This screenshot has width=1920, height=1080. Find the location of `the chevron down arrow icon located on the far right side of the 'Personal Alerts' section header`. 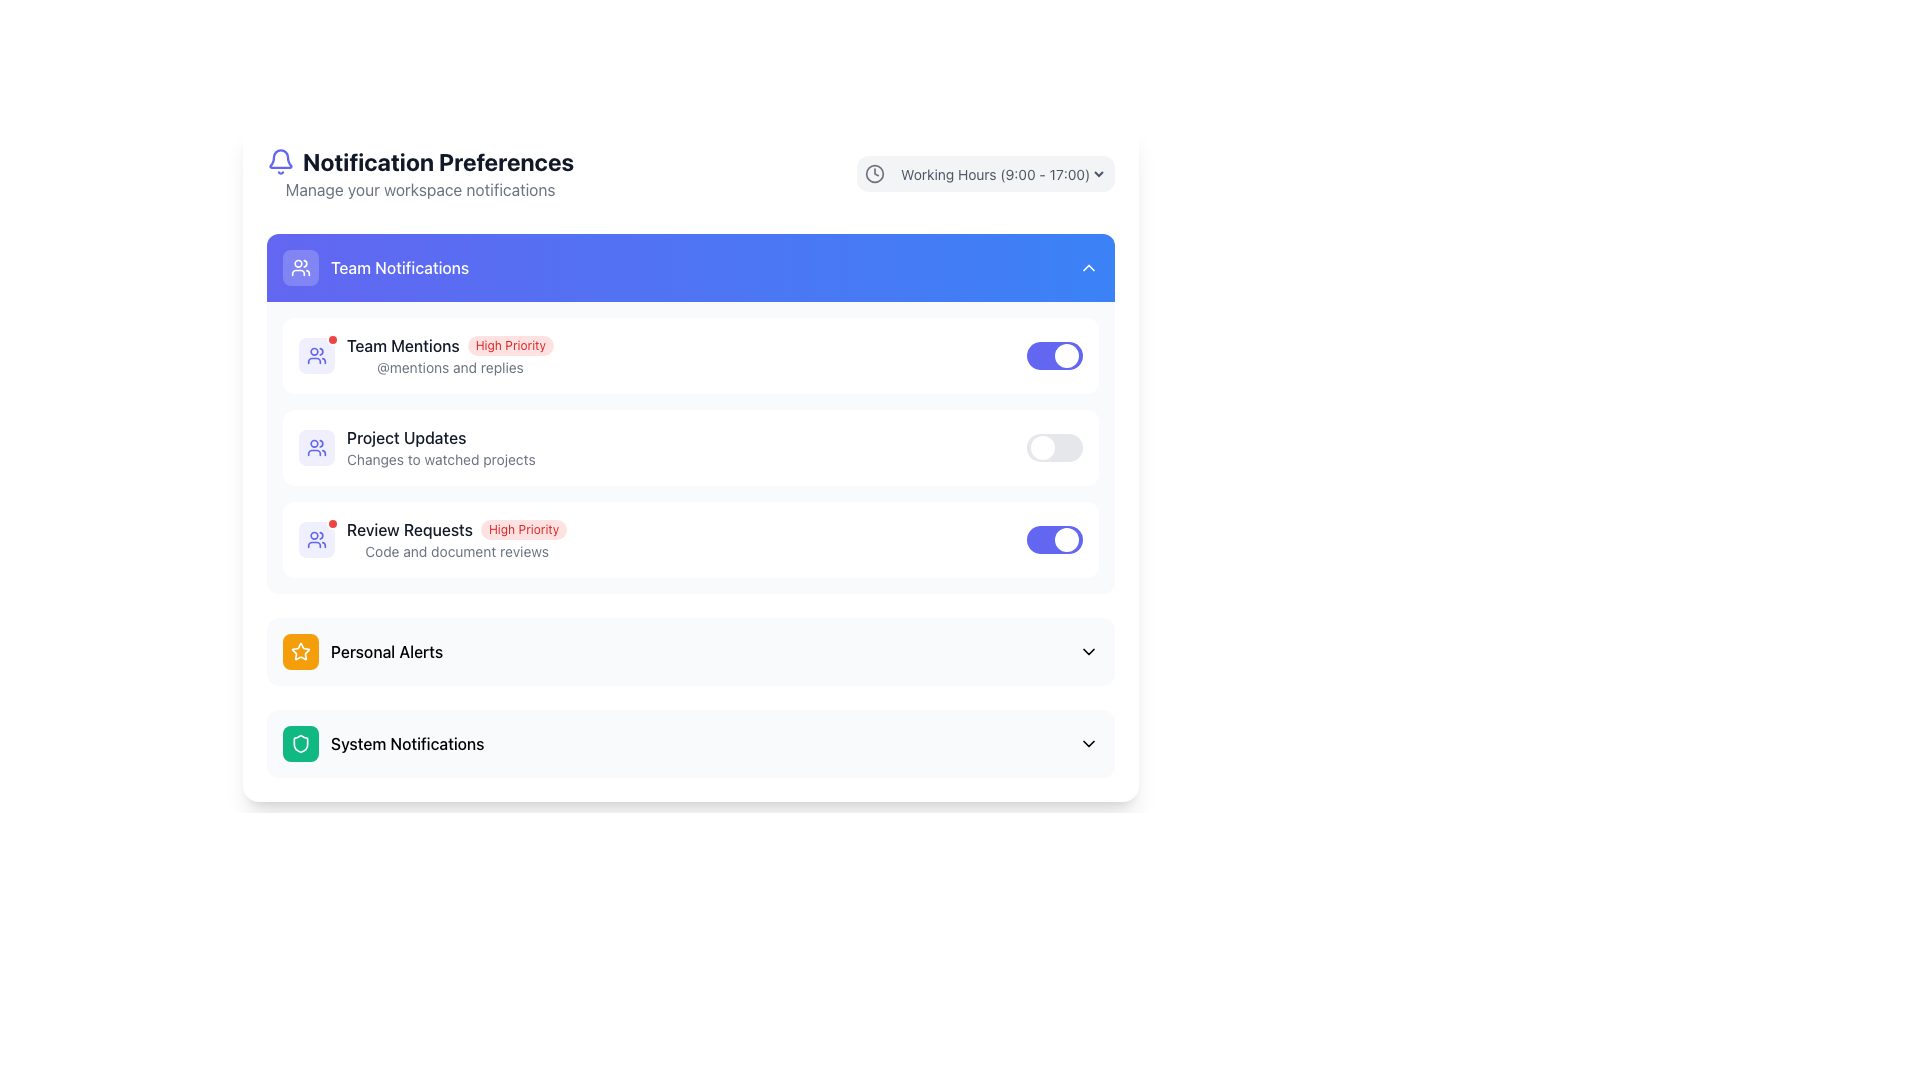

the chevron down arrow icon located on the far right side of the 'Personal Alerts' section header is located at coordinates (1088, 651).